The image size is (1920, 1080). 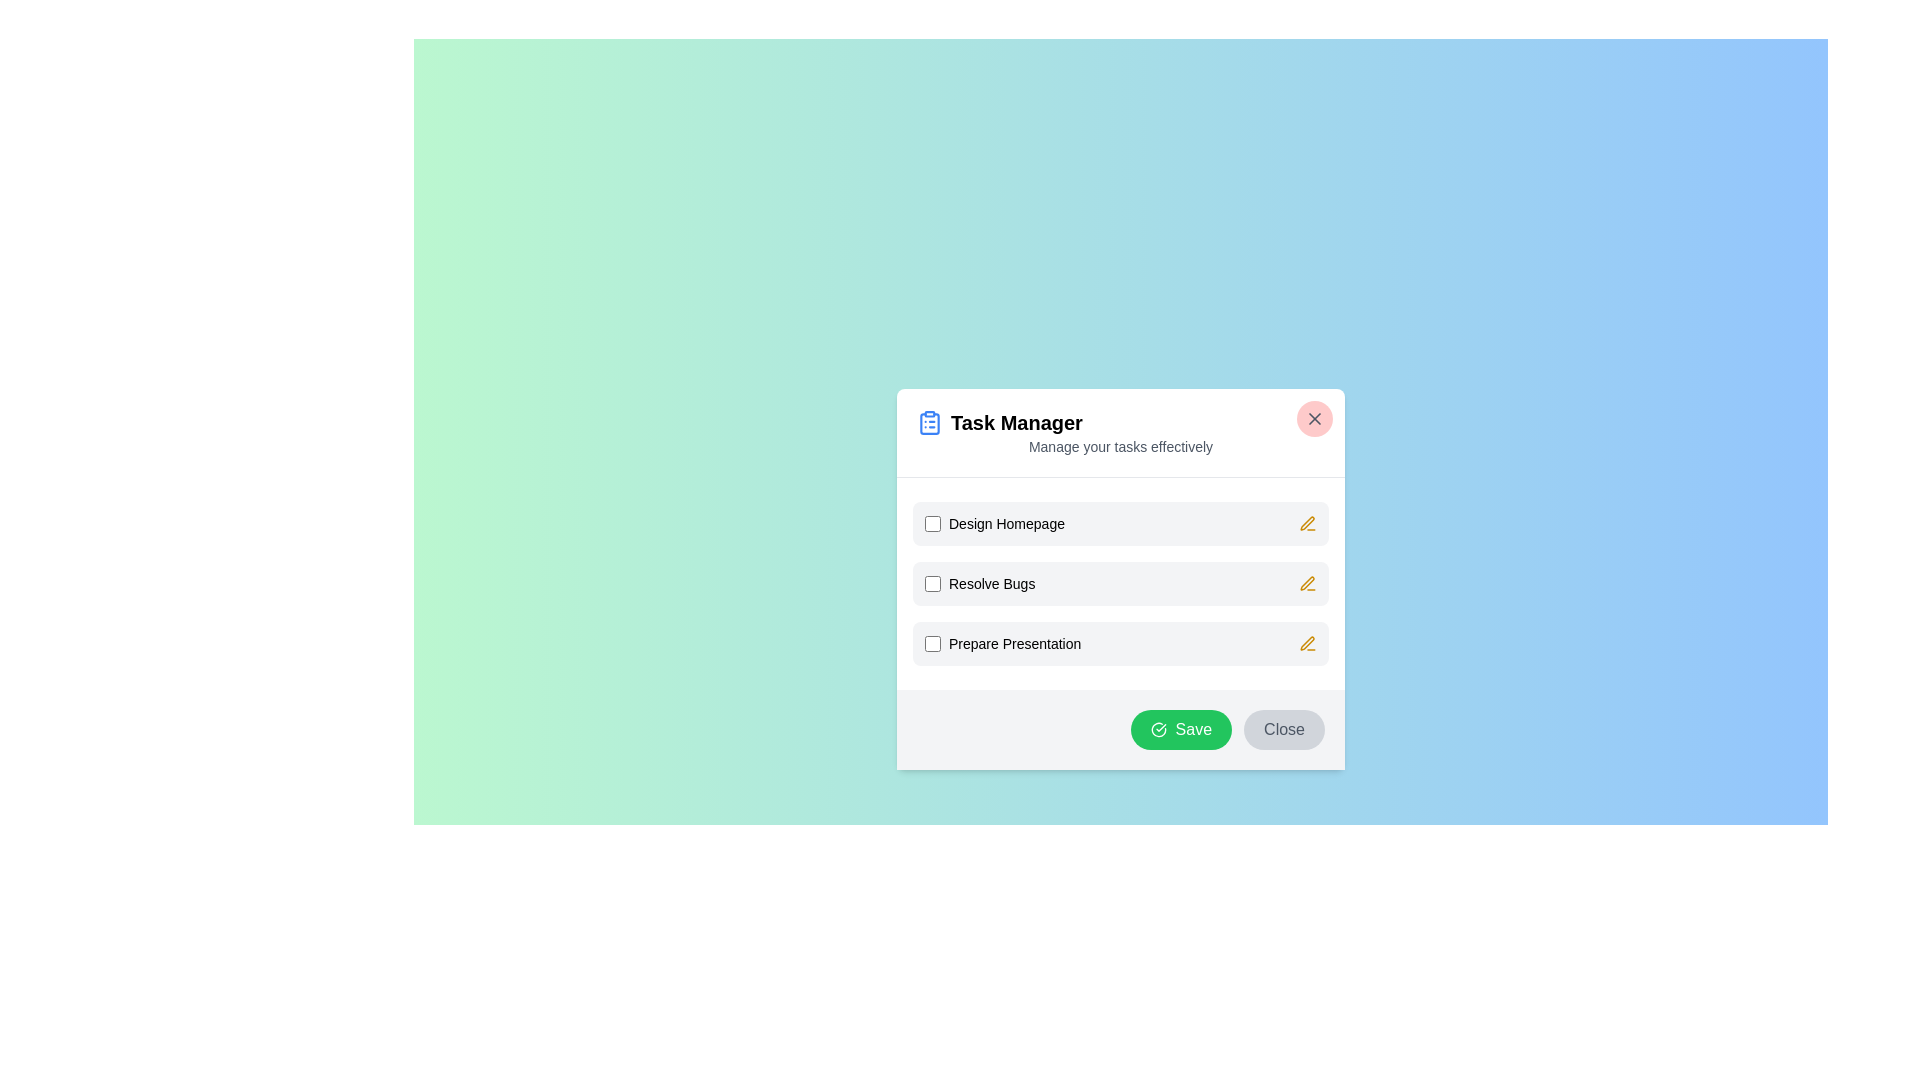 What do you see at coordinates (931, 643) in the screenshot?
I see `the checkbox for 'Prepare Presentation'` at bounding box center [931, 643].